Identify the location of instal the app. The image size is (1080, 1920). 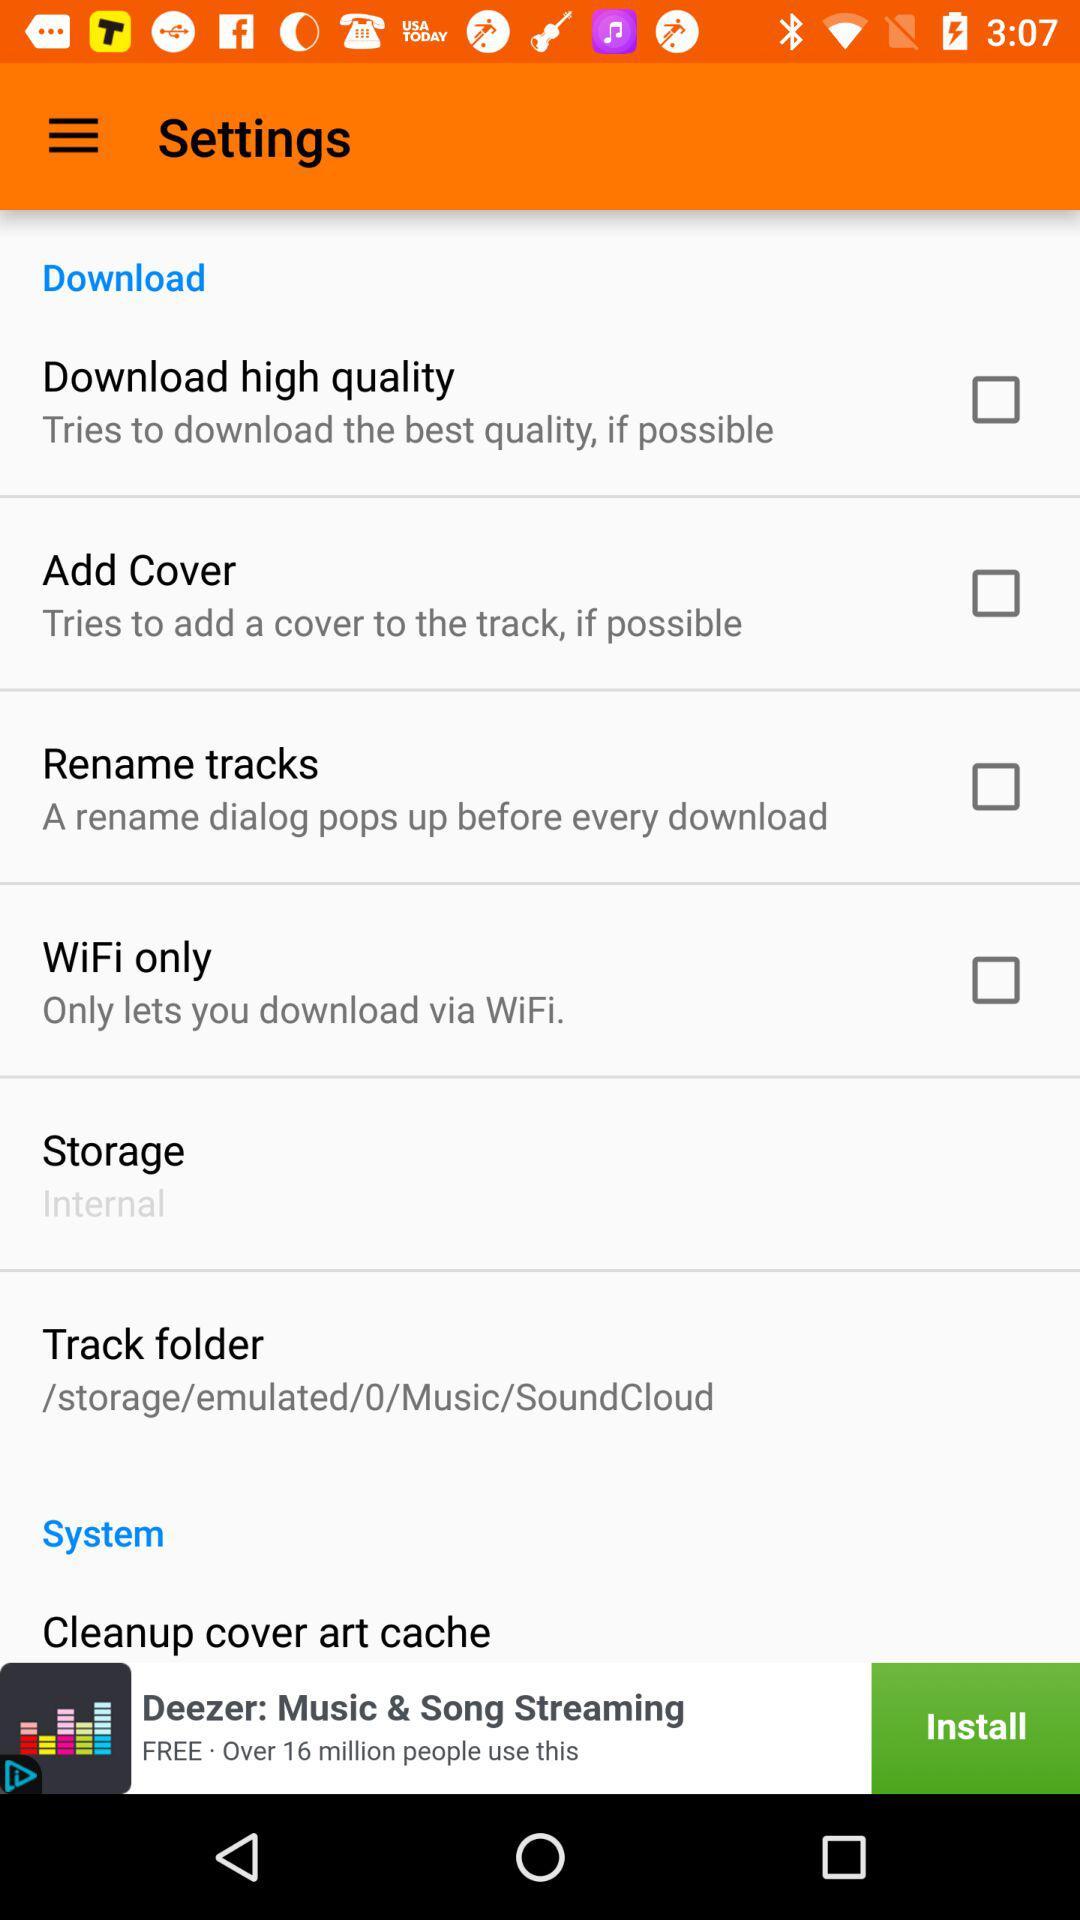
(540, 1727).